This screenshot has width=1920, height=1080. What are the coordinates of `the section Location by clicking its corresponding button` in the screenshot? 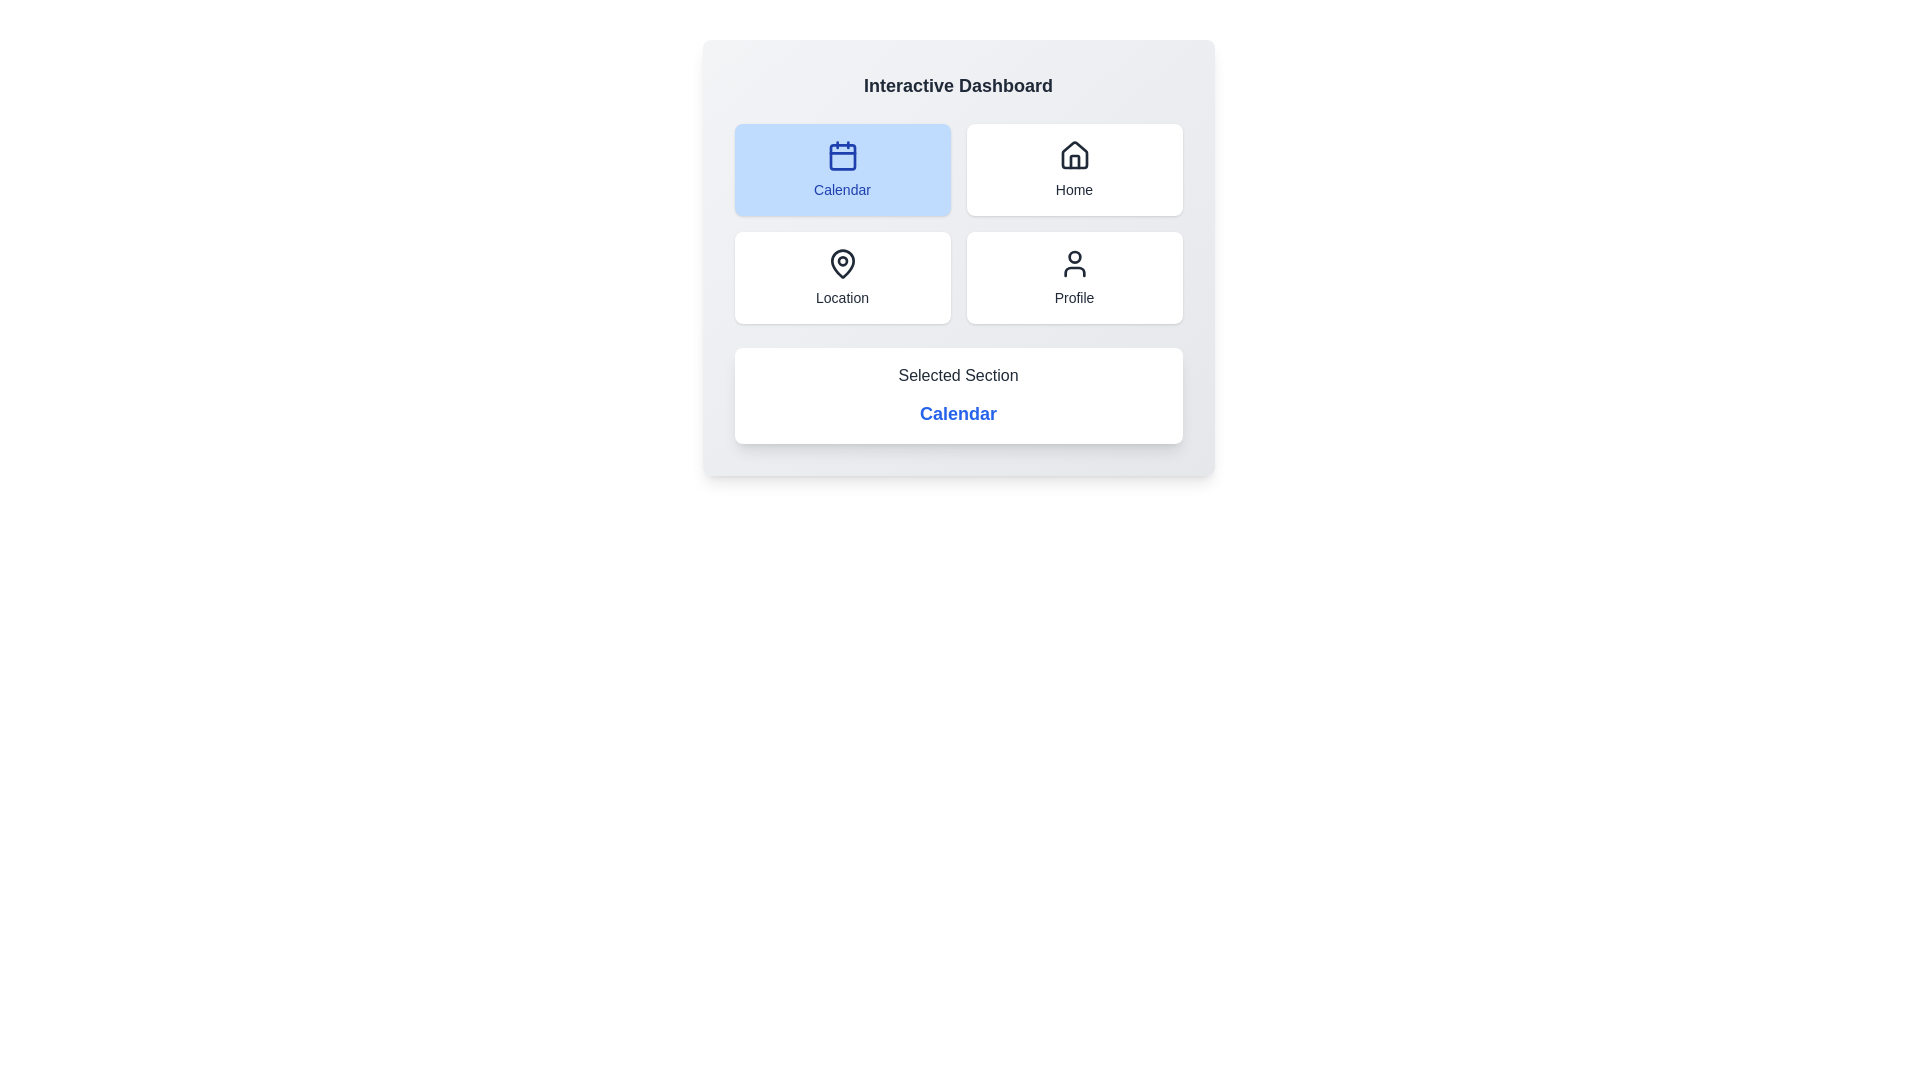 It's located at (842, 277).